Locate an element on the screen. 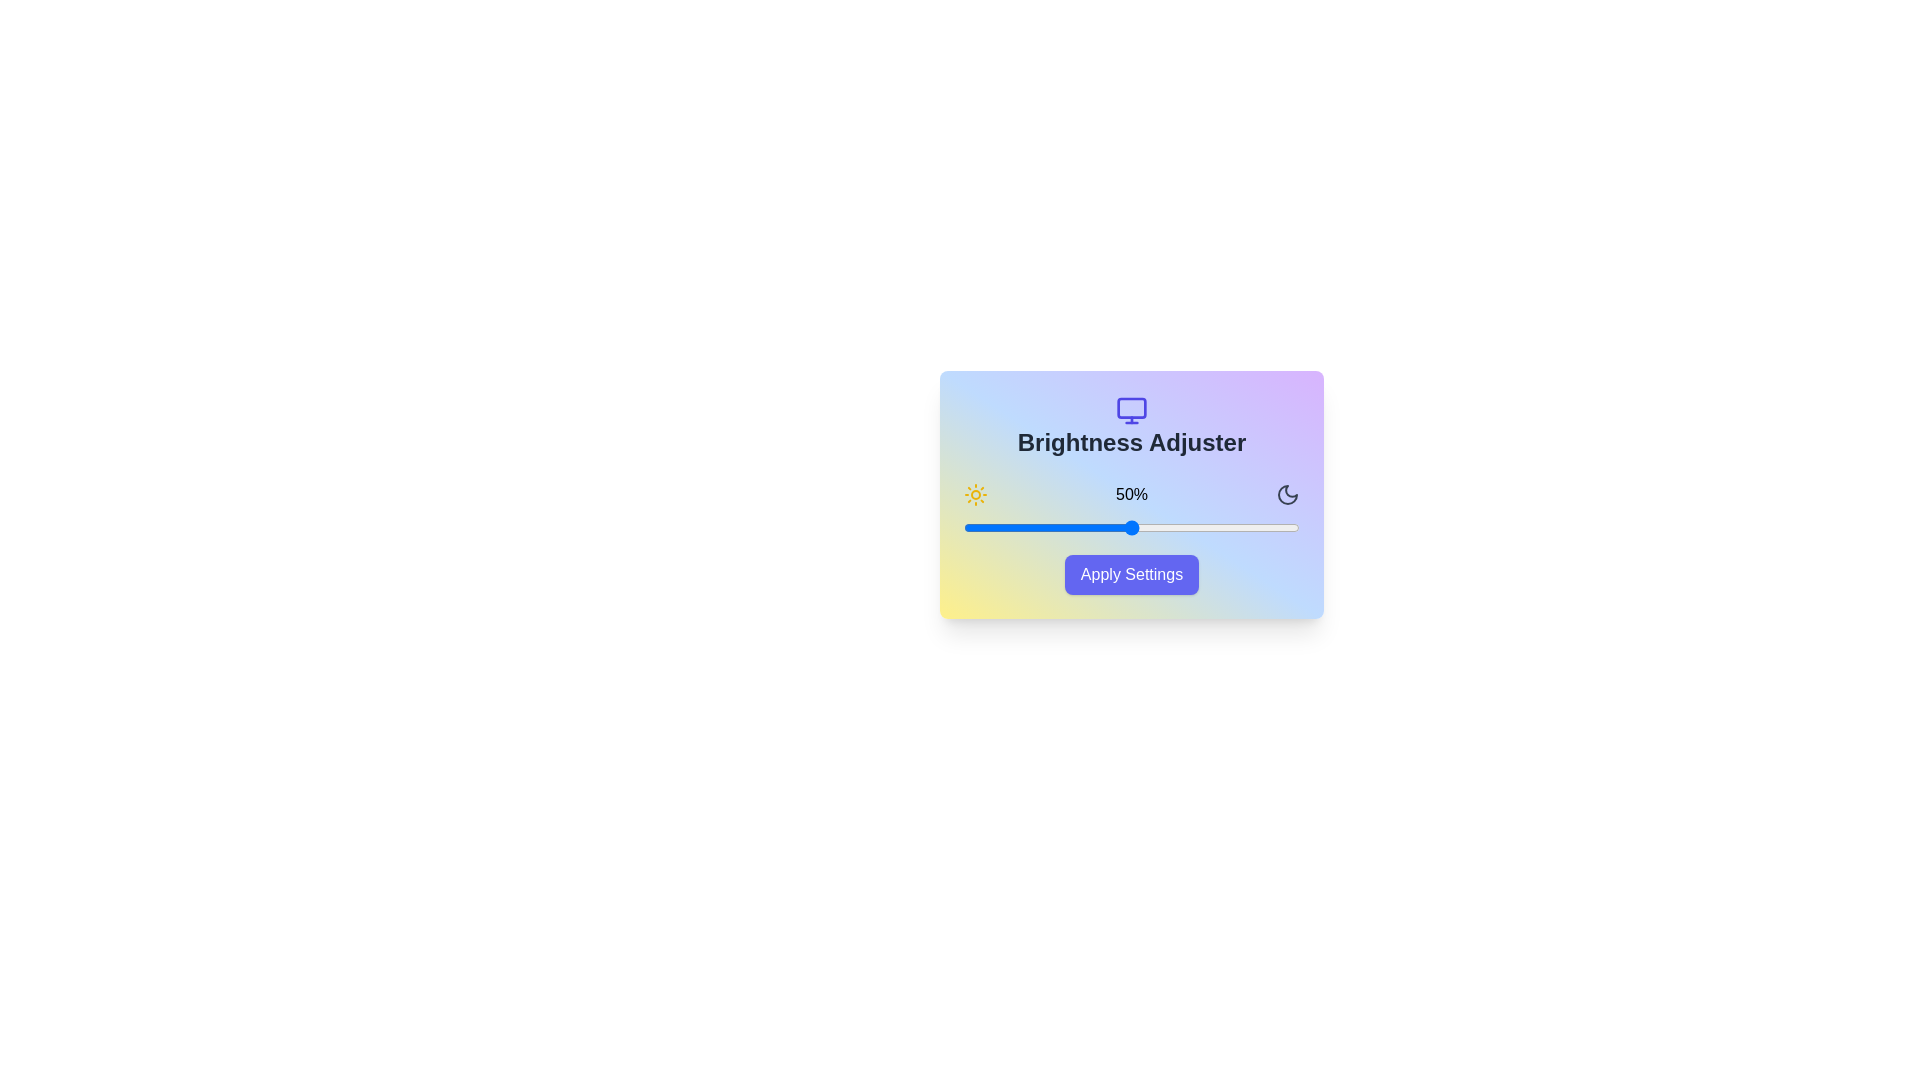  the sun icon to display its tooltip is located at coordinates (975, 494).